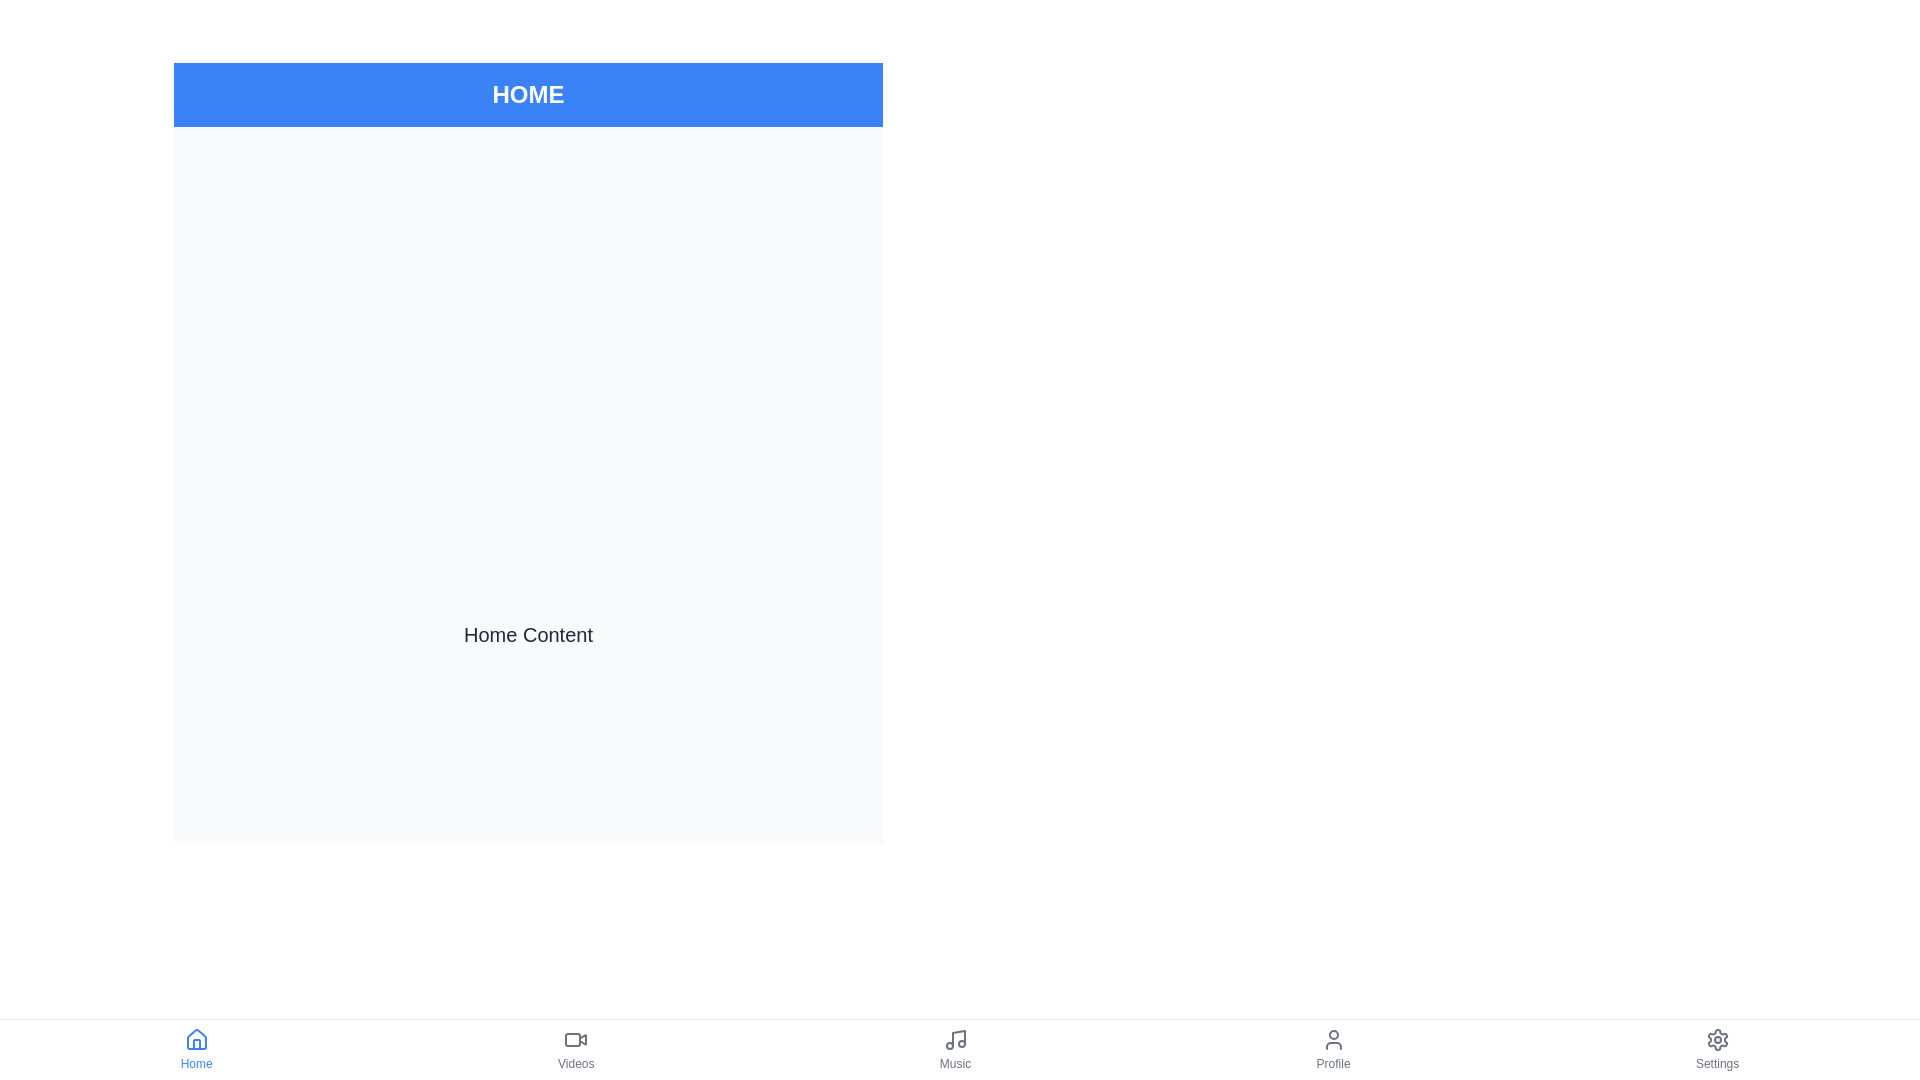 The height and width of the screenshot is (1080, 1920). I want to click on the 'Music' tab in the bottom navigation bar, so click(954, 1048).